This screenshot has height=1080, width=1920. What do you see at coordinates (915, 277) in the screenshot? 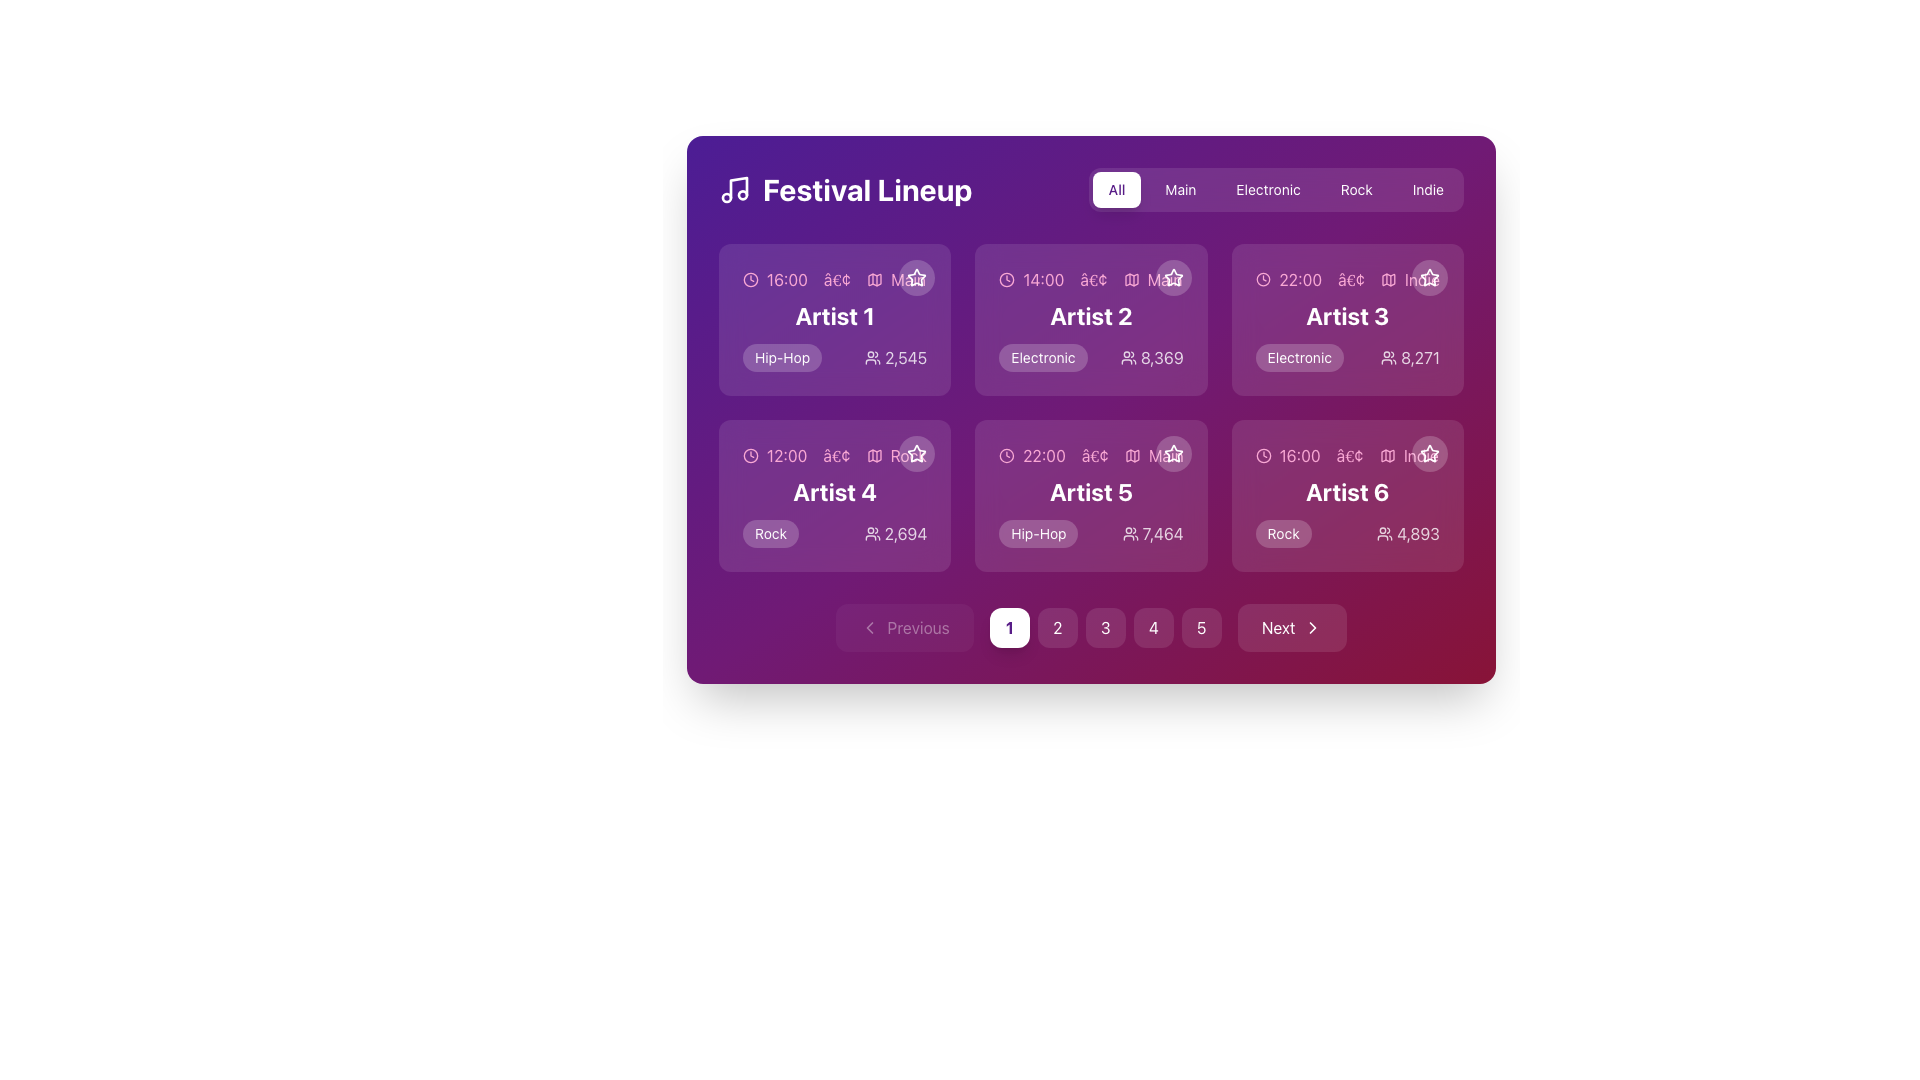
I see `the star-shaped icon located in the upper-right corner of the 'Artist 1' card` at bounding box center [915, 277].